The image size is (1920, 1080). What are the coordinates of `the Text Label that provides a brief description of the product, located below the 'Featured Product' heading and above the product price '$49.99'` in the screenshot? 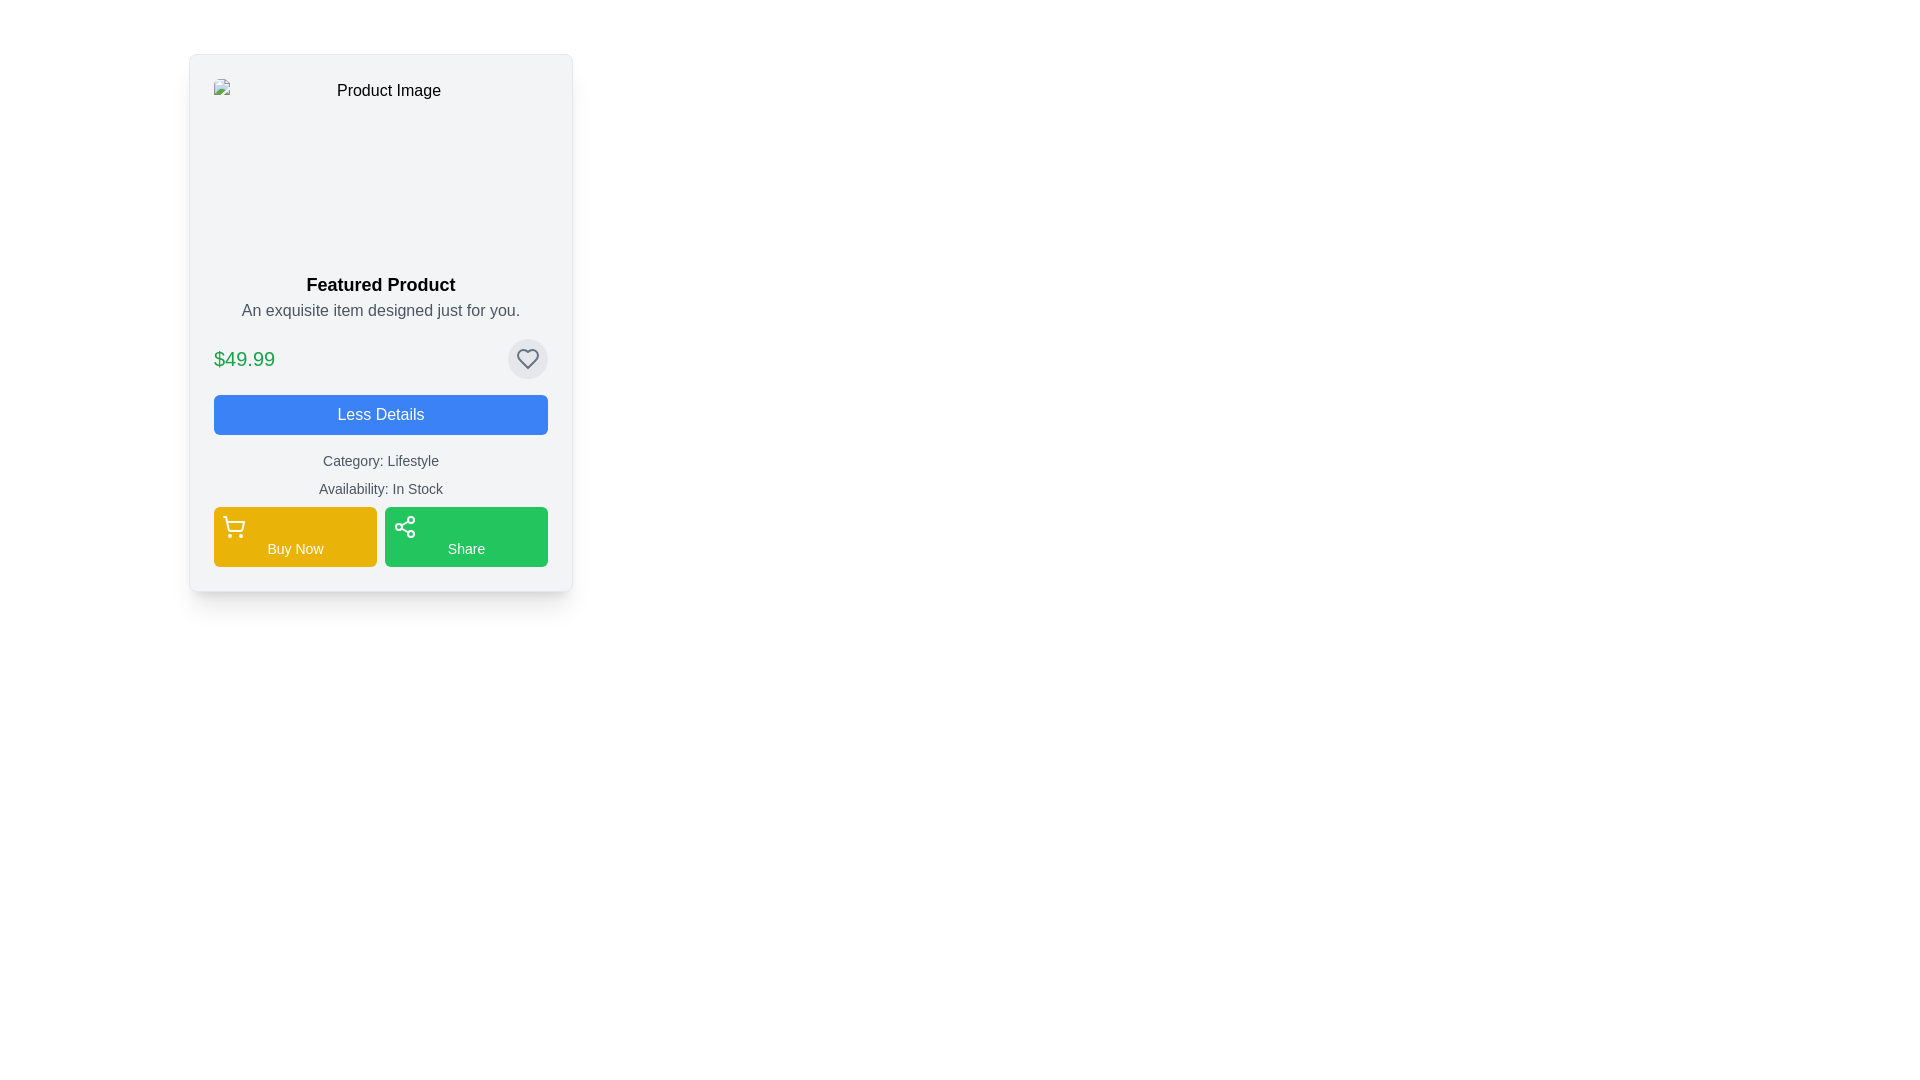 It's located at (380, 311).